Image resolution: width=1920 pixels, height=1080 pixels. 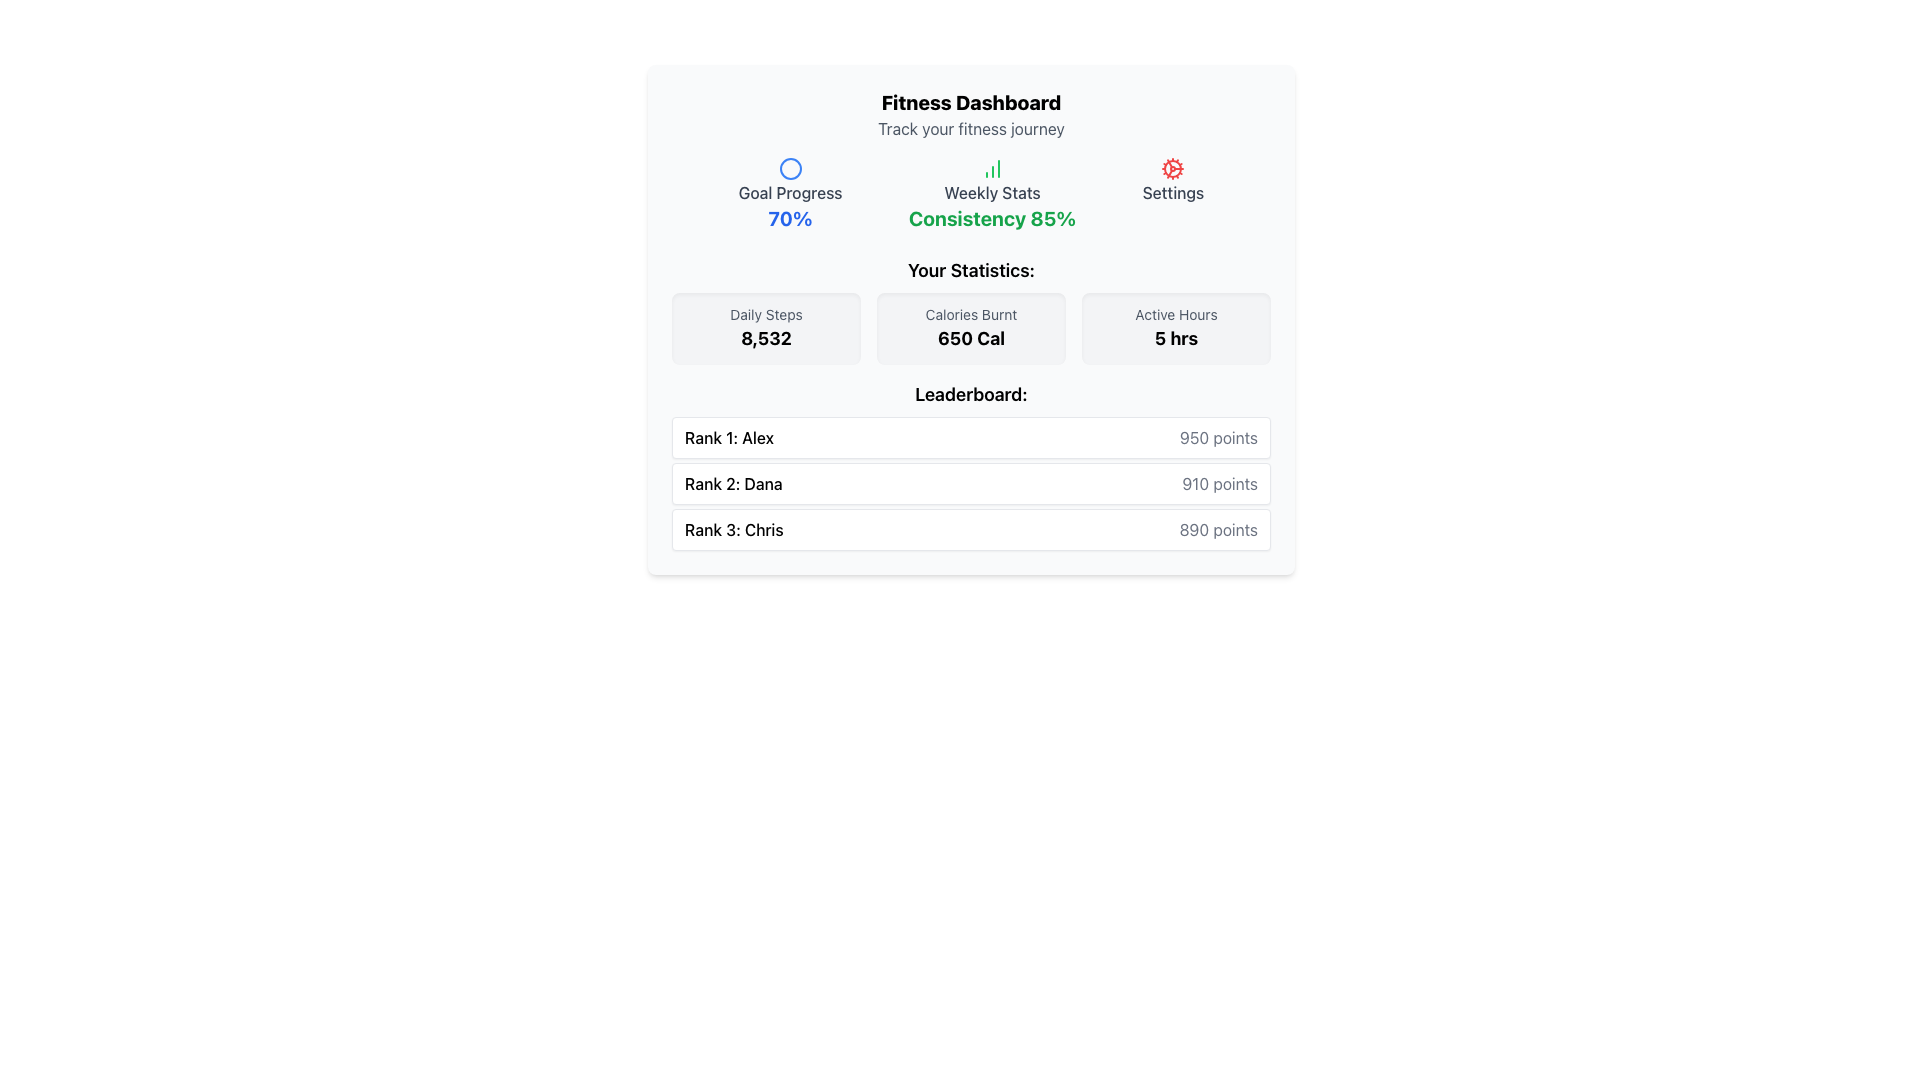 I want to click on the circular SVG graphical element representing 'Goal Progress' located at the top-left portion of the dashboard layout, so click(x=789, y=168).